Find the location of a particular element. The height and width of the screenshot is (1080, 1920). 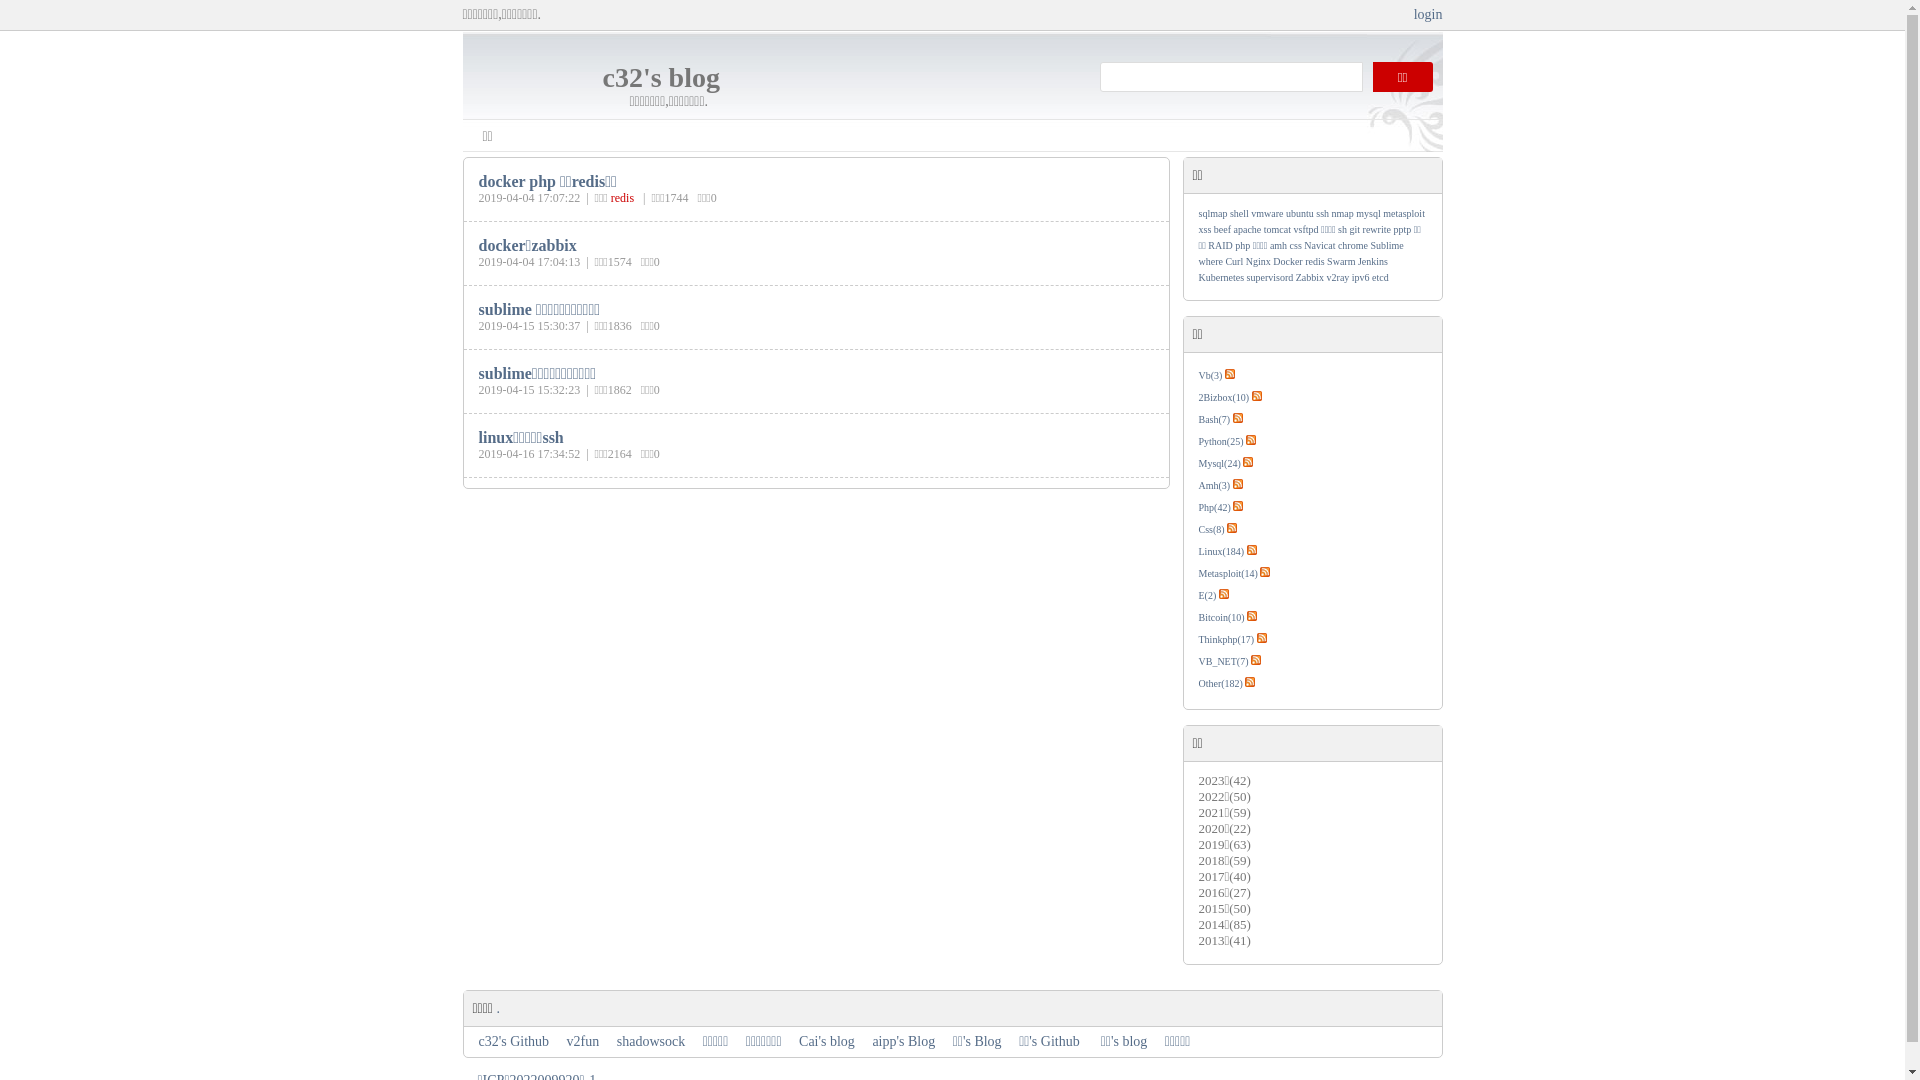

'Mysql(24)' is located at coordinates (1198, 463).